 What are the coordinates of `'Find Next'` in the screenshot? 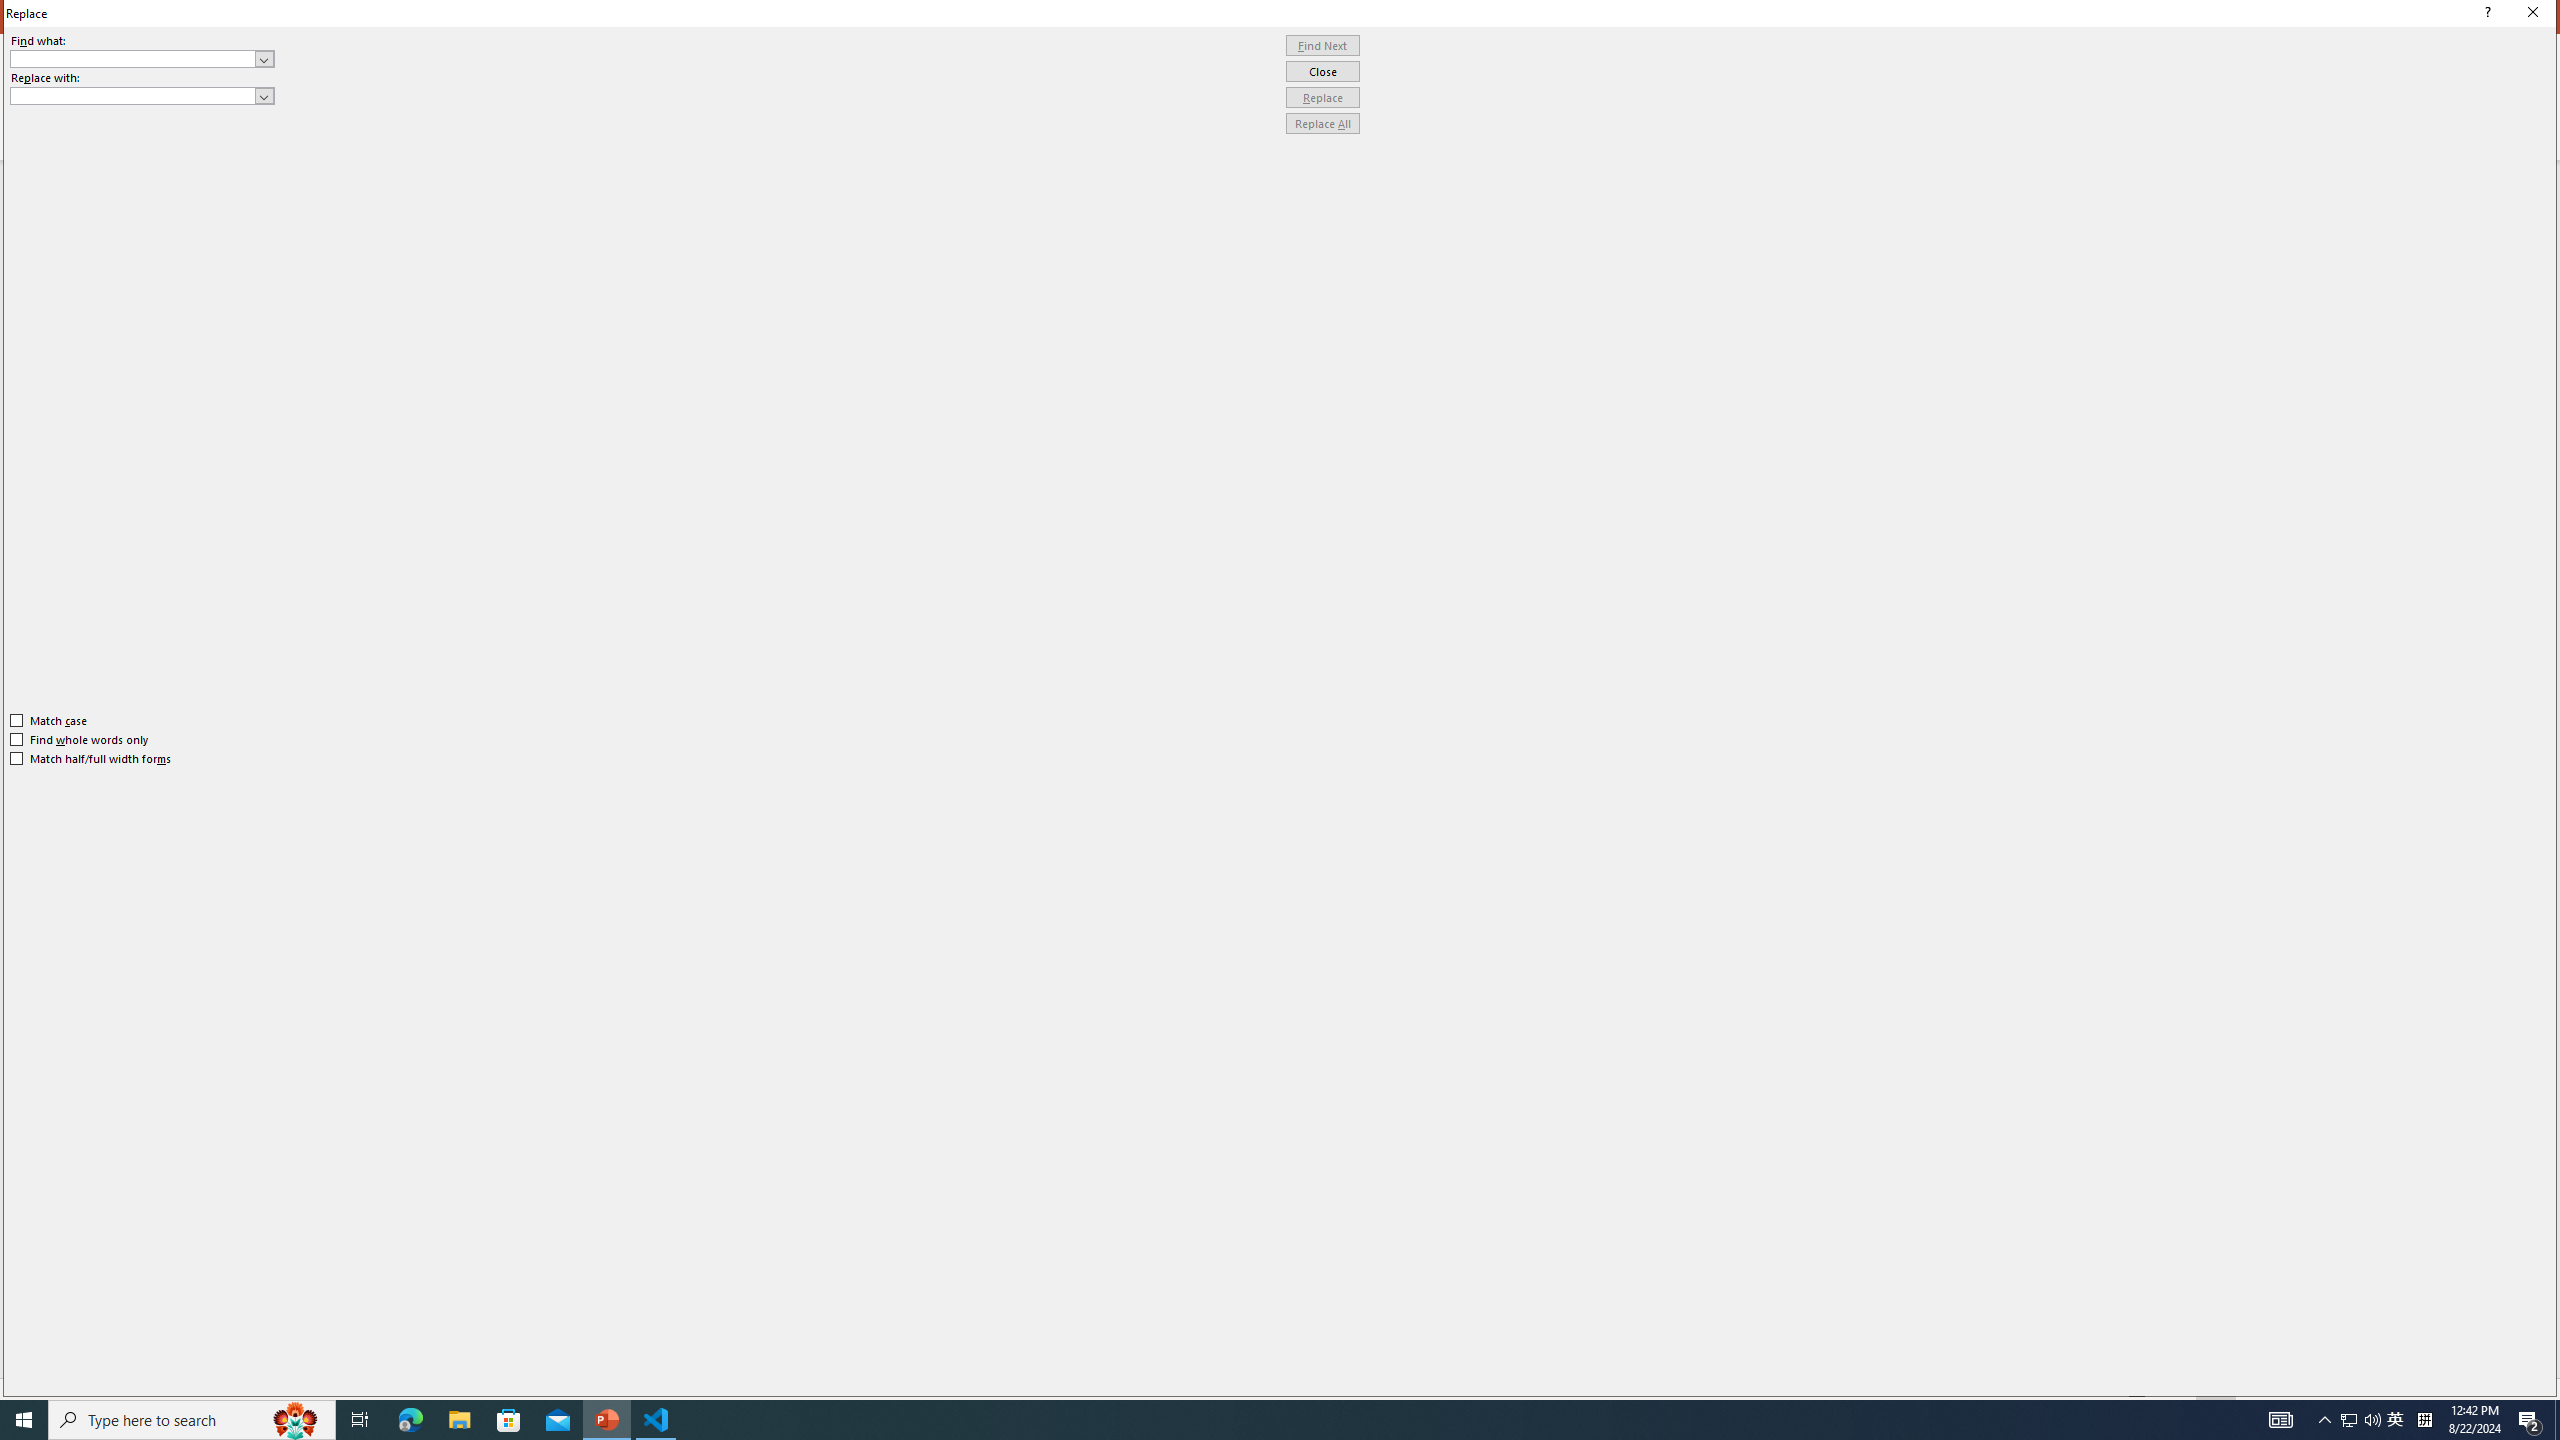 It's located at (1322, 45).